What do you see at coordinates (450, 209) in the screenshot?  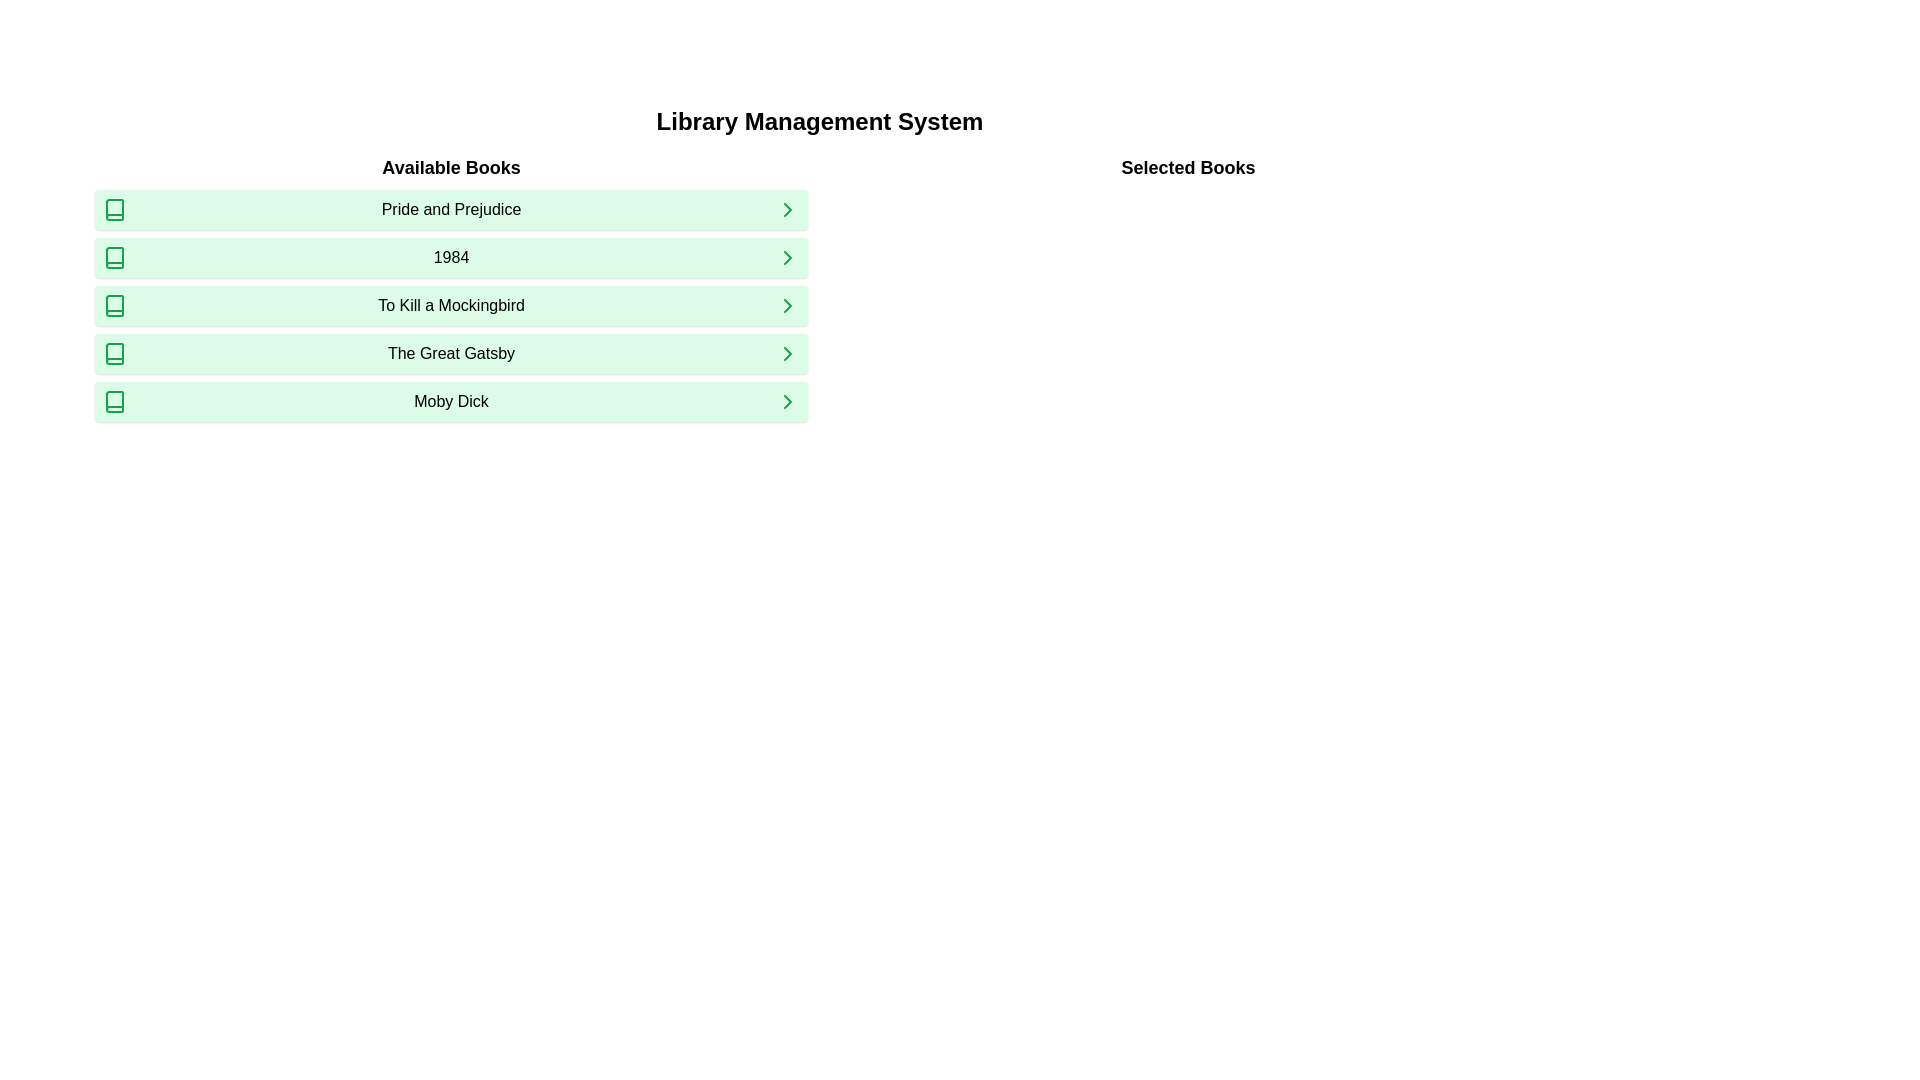 I see `the first text label indicating the name of a book in the 'Available Books' list, positioned between a book icon and a right-pointing arrow` at bounding box center [450, 209].